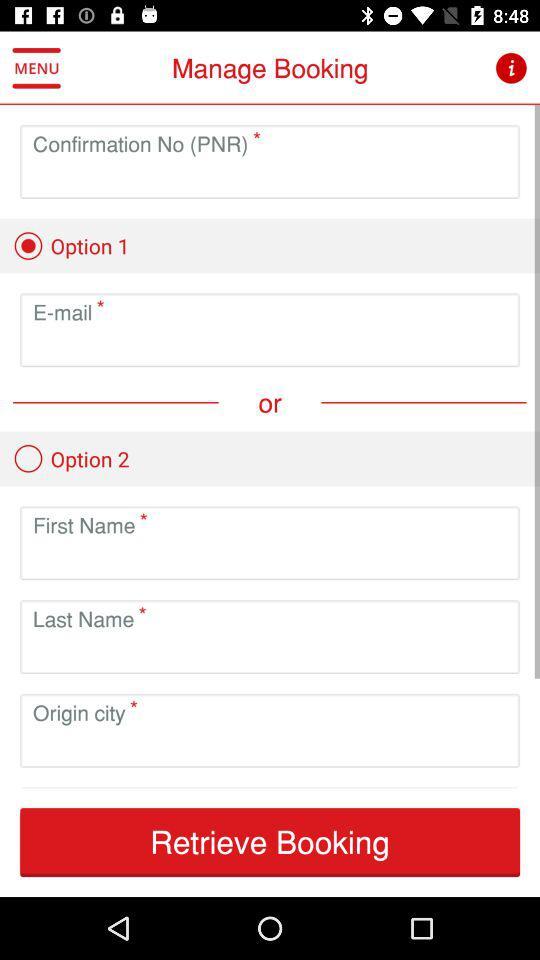  What do you see at coordinates (270, 745) in the screenshot?
I see `city entry box` at bounding box center [270, 745].